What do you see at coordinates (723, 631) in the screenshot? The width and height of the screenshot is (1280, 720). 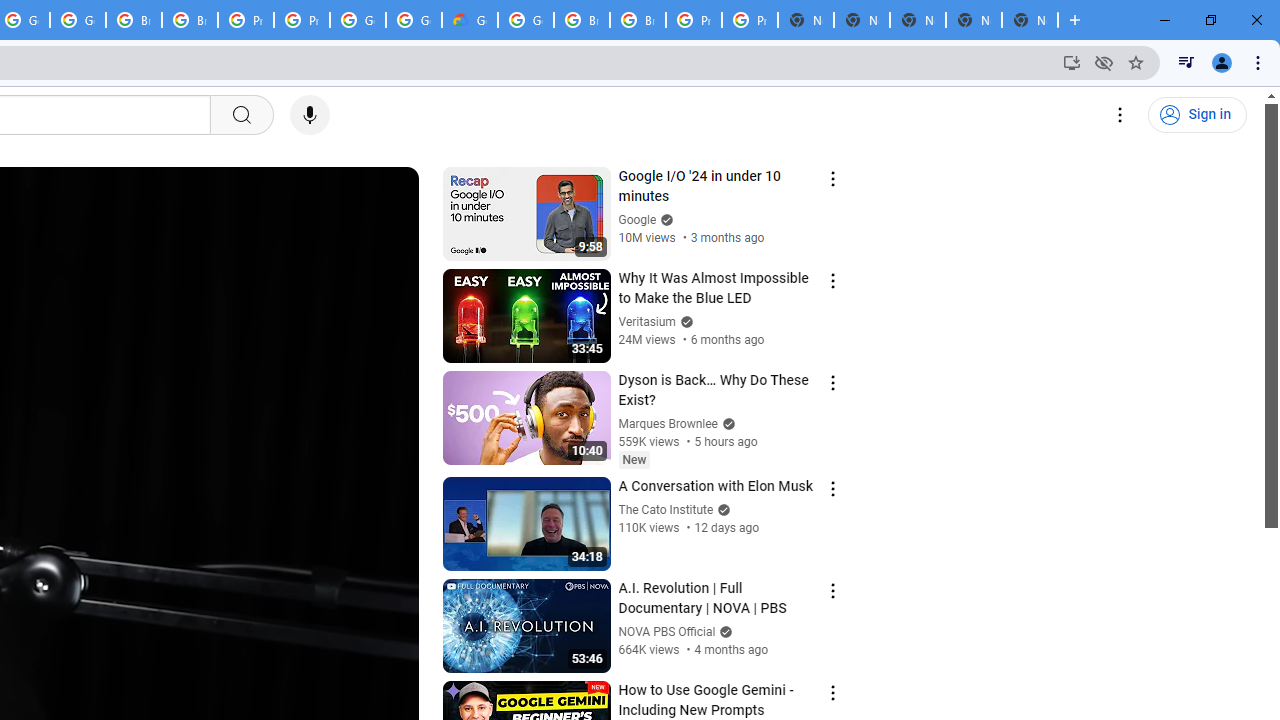 I see `'Verified'` at bounding box center [723, 631].